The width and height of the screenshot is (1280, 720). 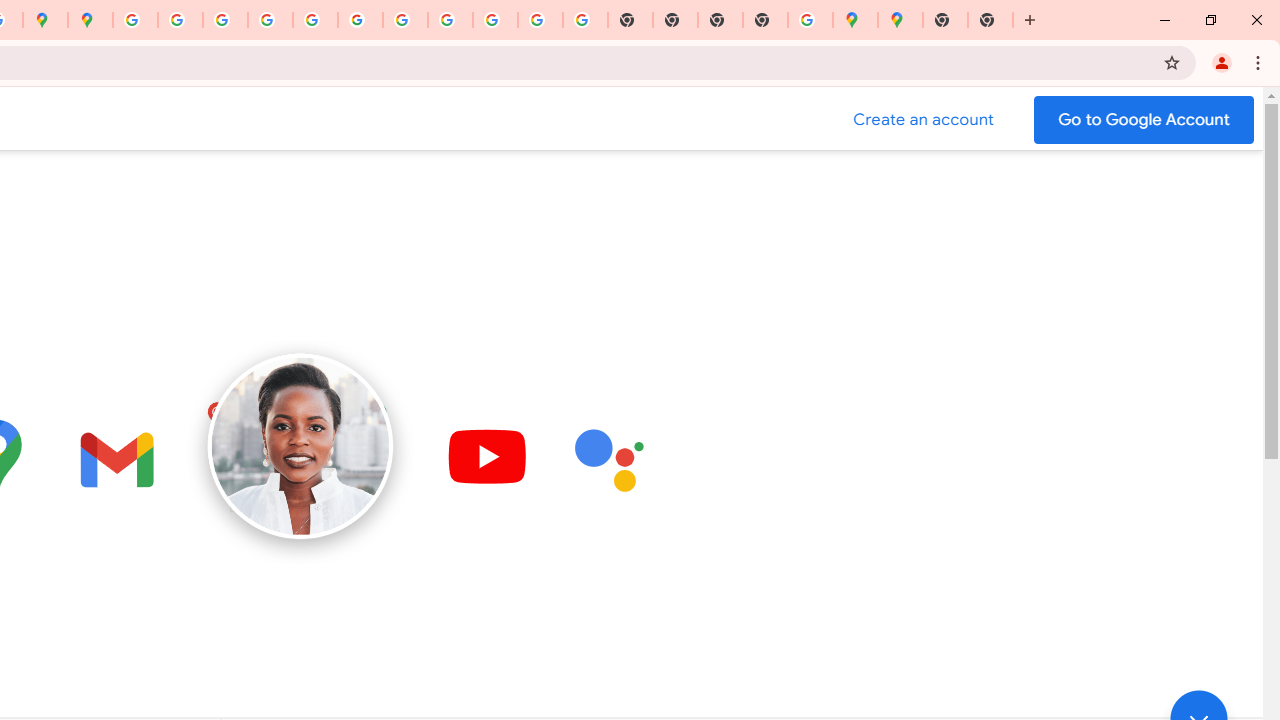 I want to click on 'Sign in - Google Accounts', so click(x=134, y=20).